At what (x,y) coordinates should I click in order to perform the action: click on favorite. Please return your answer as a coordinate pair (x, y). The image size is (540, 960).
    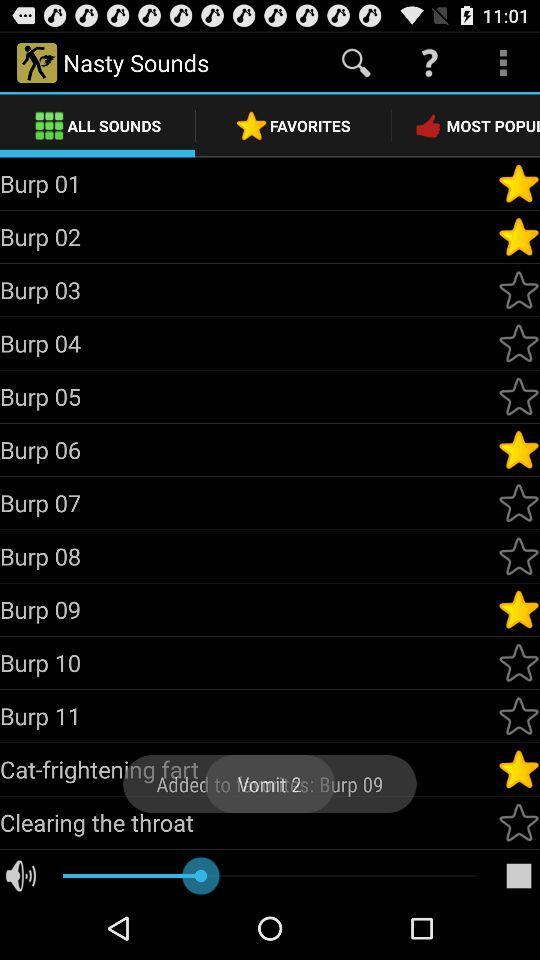
    Looking at the image, I should click on (518, 822).